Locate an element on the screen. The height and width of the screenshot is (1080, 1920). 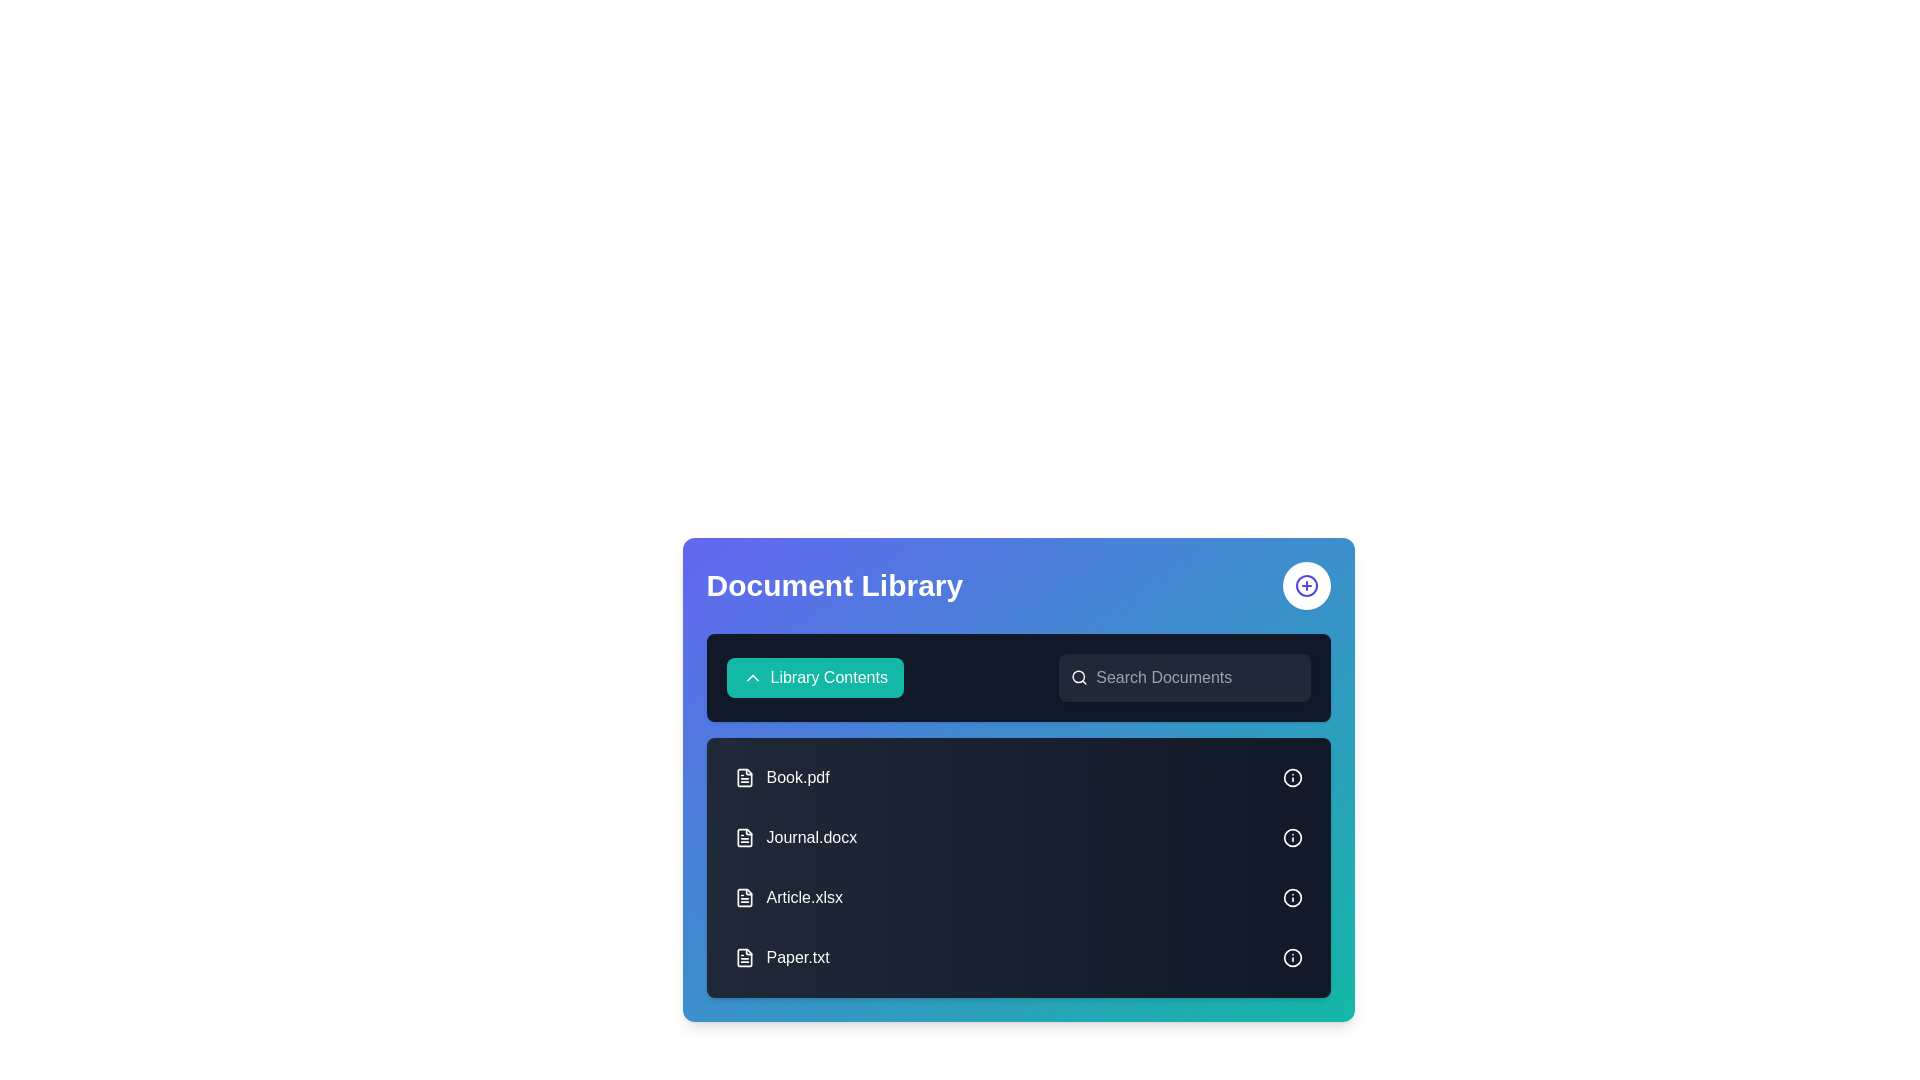
the 'Book.pdf' file item in the 'Document Library' is located at coordinates (781, 777).